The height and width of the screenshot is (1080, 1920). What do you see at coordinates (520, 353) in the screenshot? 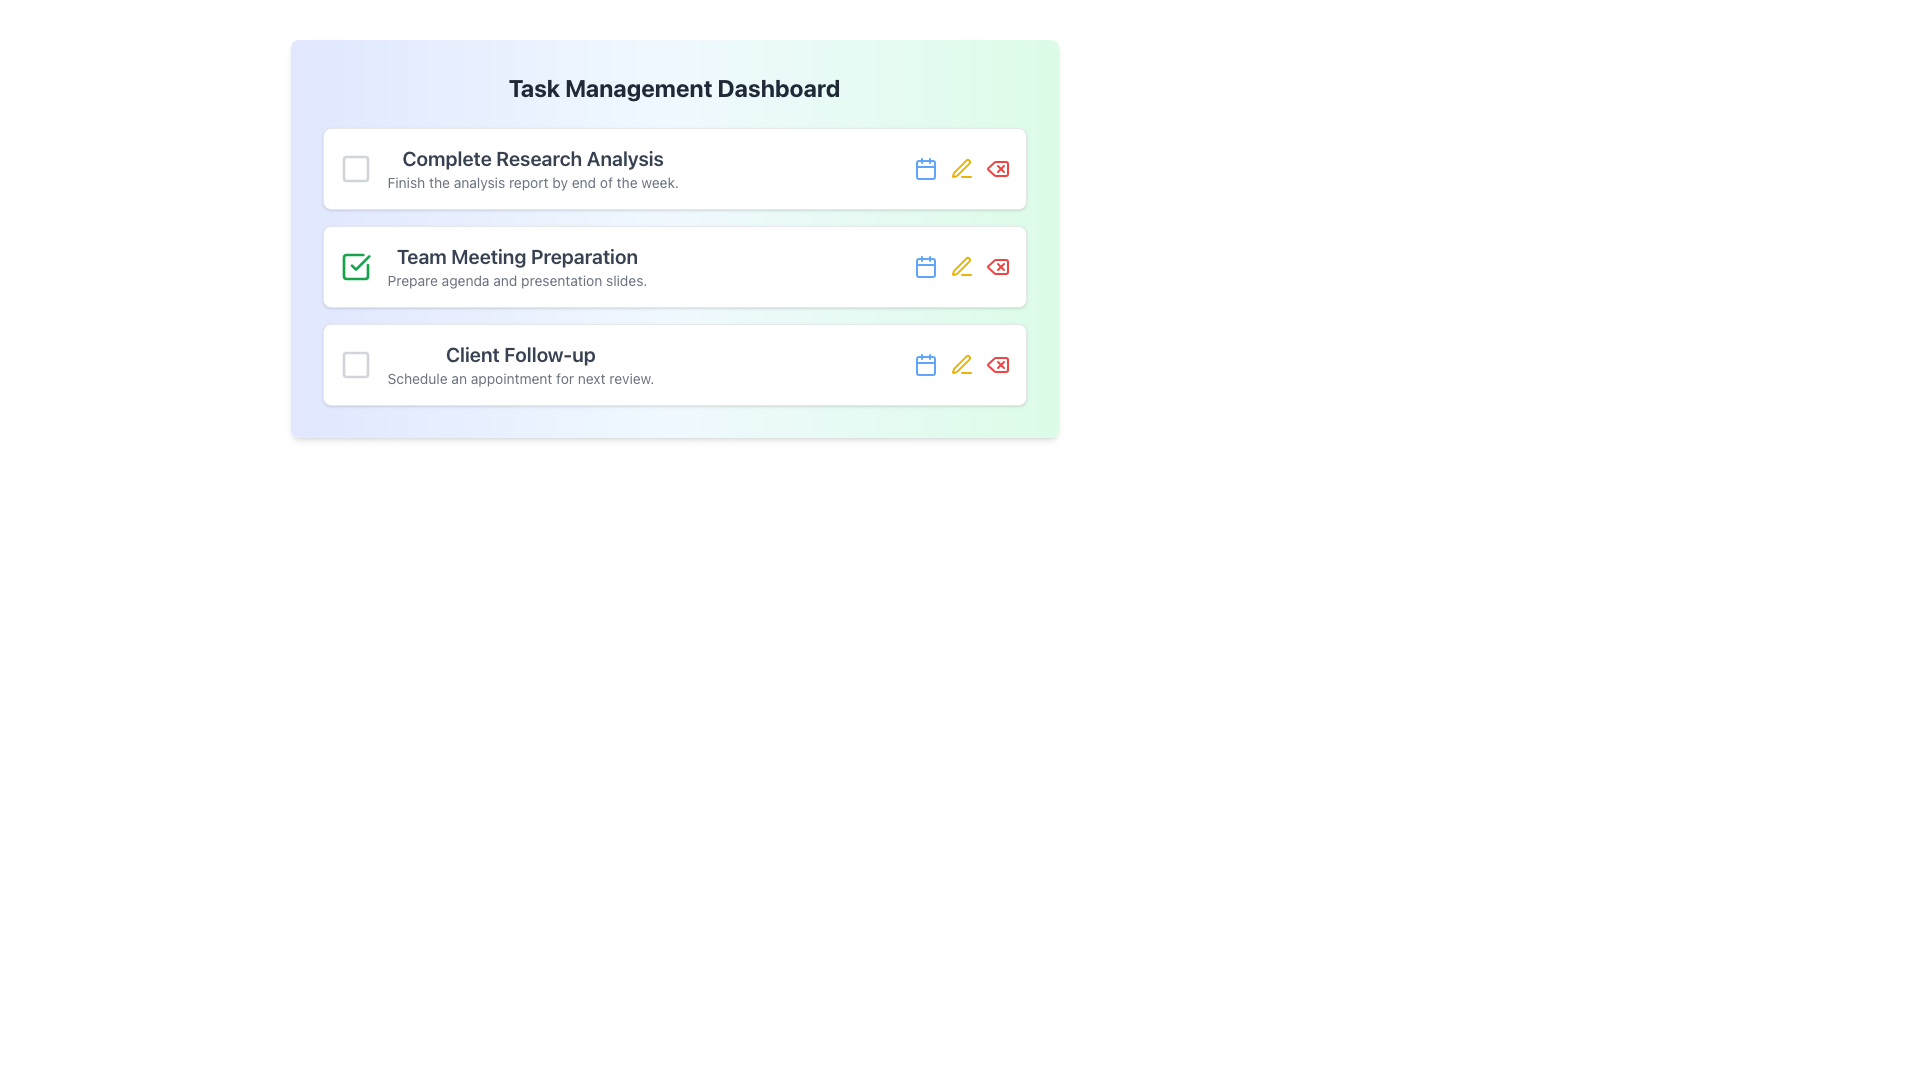
I see `the bold, large text label displaying 'Client Follow-up' in dark gray, positioned in the third item of a vertical list on the task management dashboard` at bounding box center [520, 353].